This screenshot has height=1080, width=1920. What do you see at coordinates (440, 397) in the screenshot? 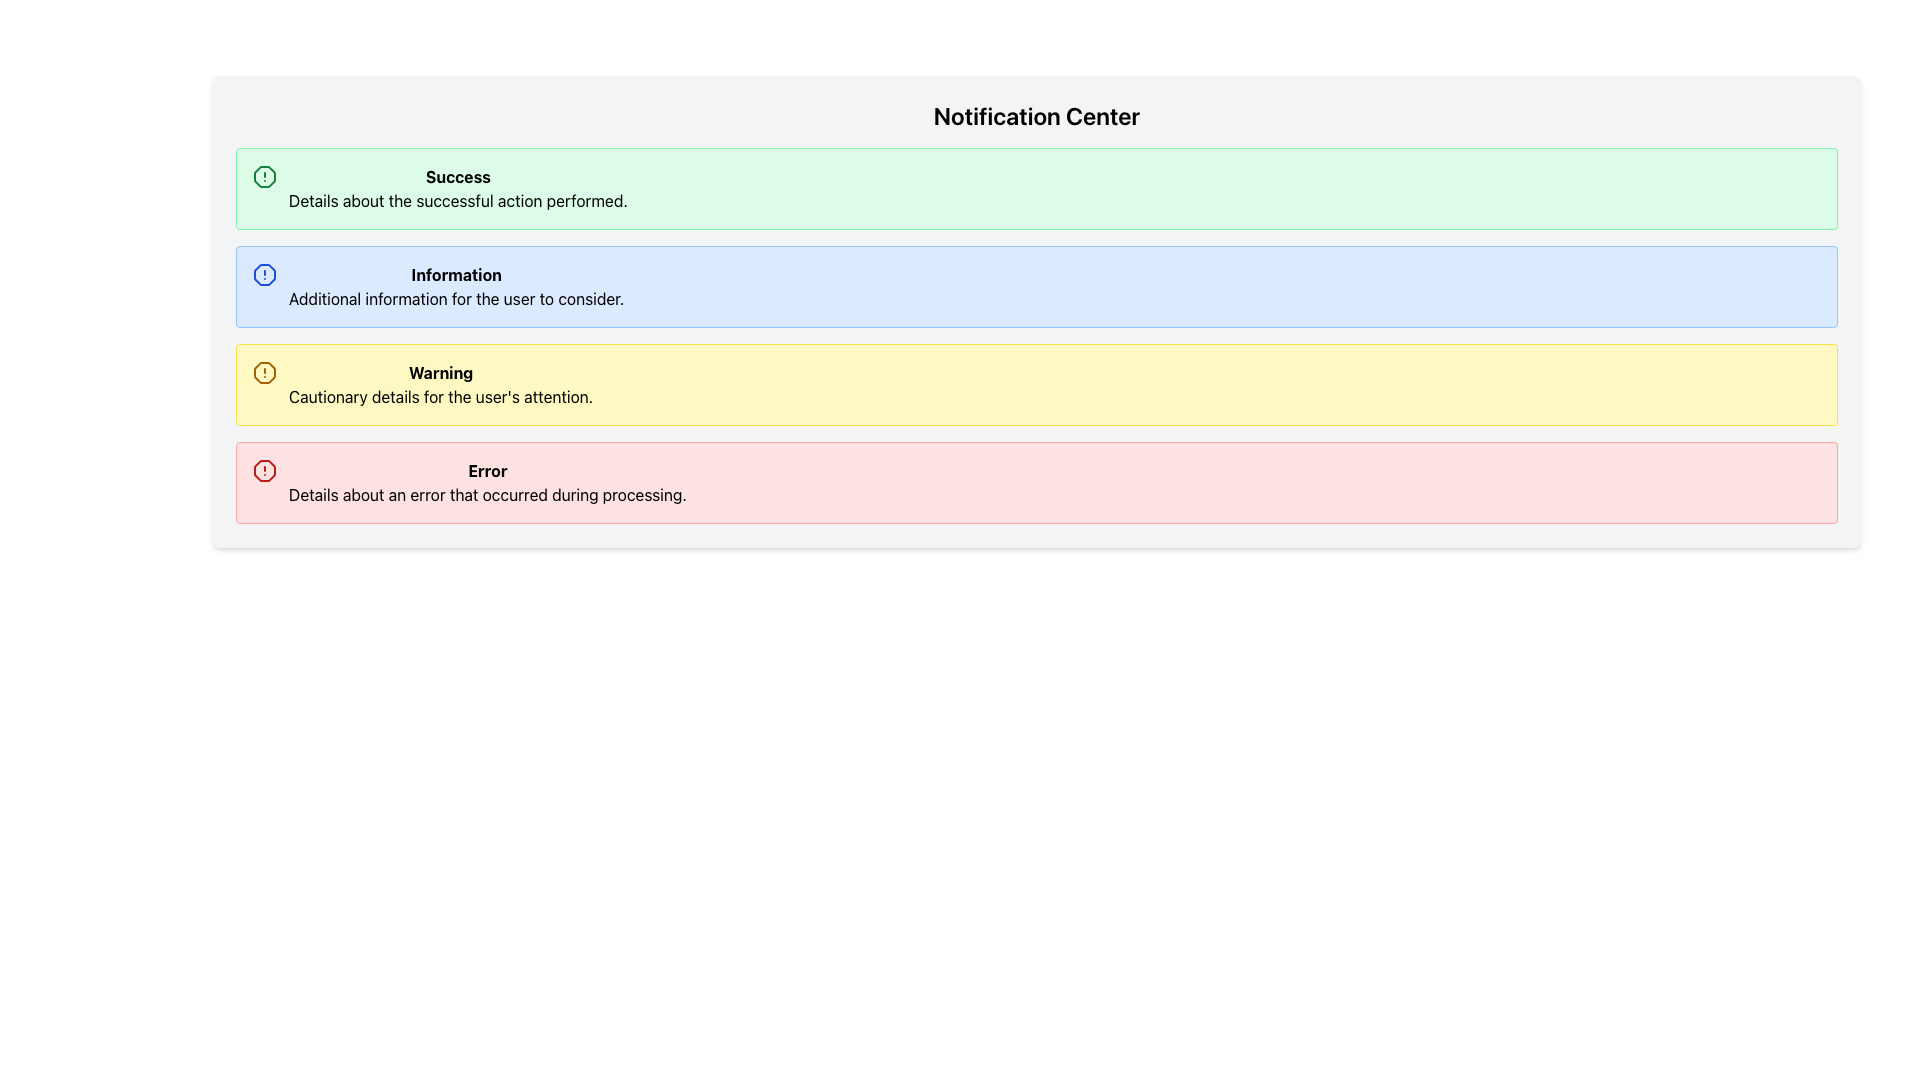
I see `the informational text content related to the 'Warning' notification, which is positioned in a yellow box below the 'Warning' label and above the 'Error' message` at bounding box center [440, 397].